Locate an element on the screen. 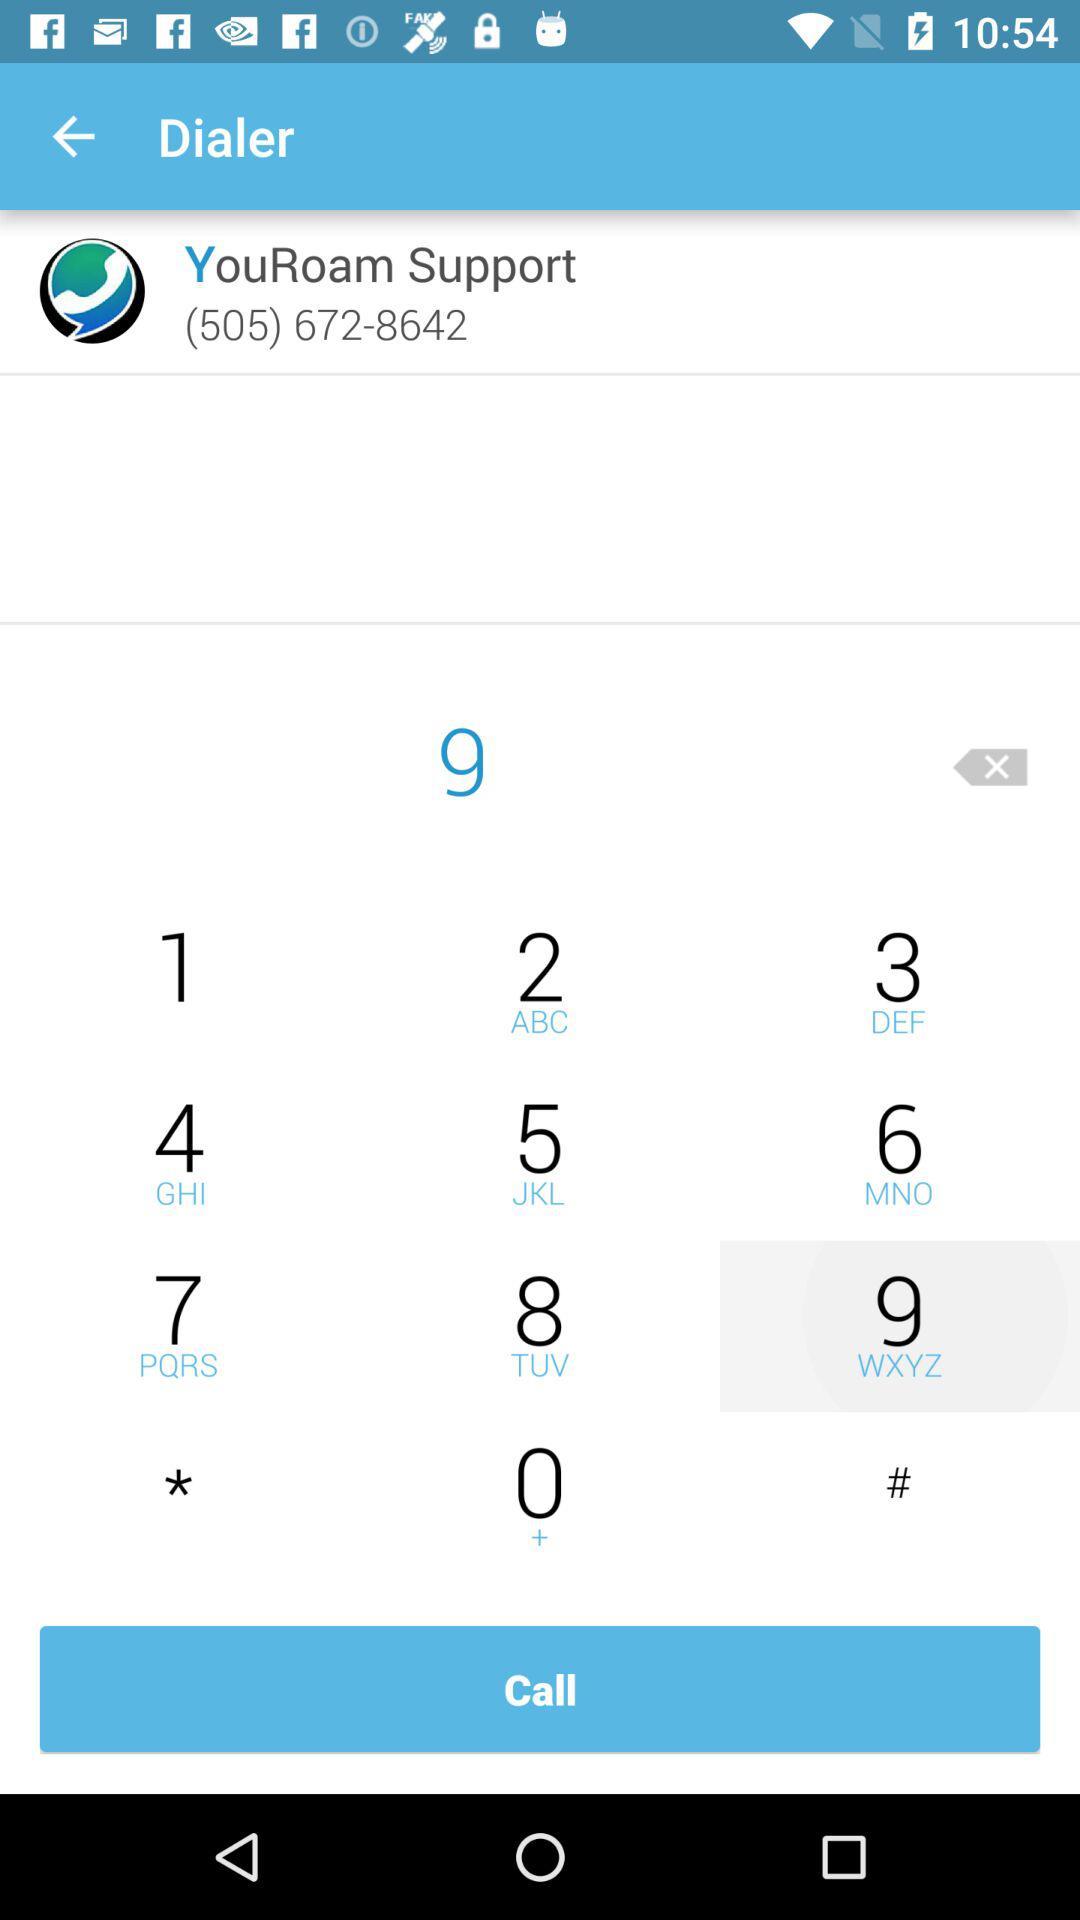  number is located at coordinates (540, 1326).